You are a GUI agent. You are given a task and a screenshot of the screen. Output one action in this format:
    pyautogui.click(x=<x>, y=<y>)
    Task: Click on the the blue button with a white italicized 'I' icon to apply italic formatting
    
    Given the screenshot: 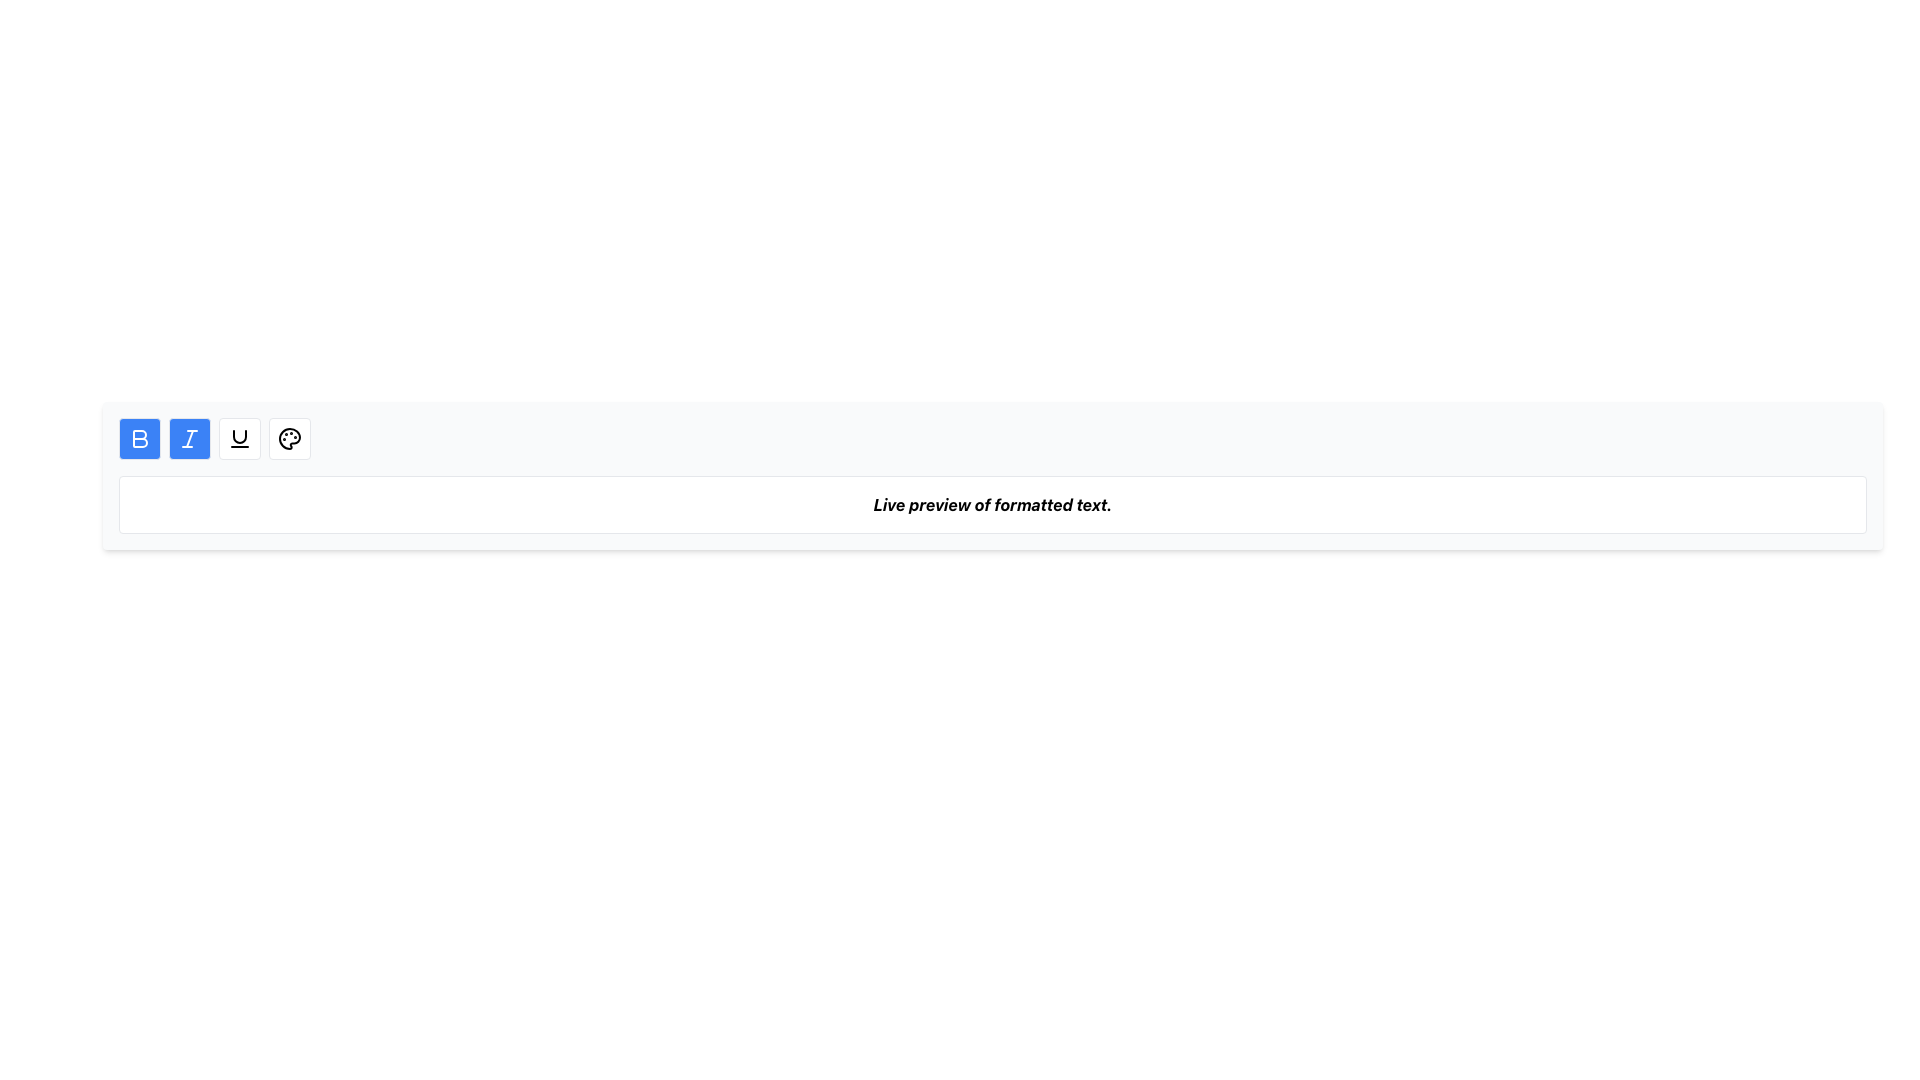 What is the action you would take?
    pyautogui.click(x=190, y=438)
    